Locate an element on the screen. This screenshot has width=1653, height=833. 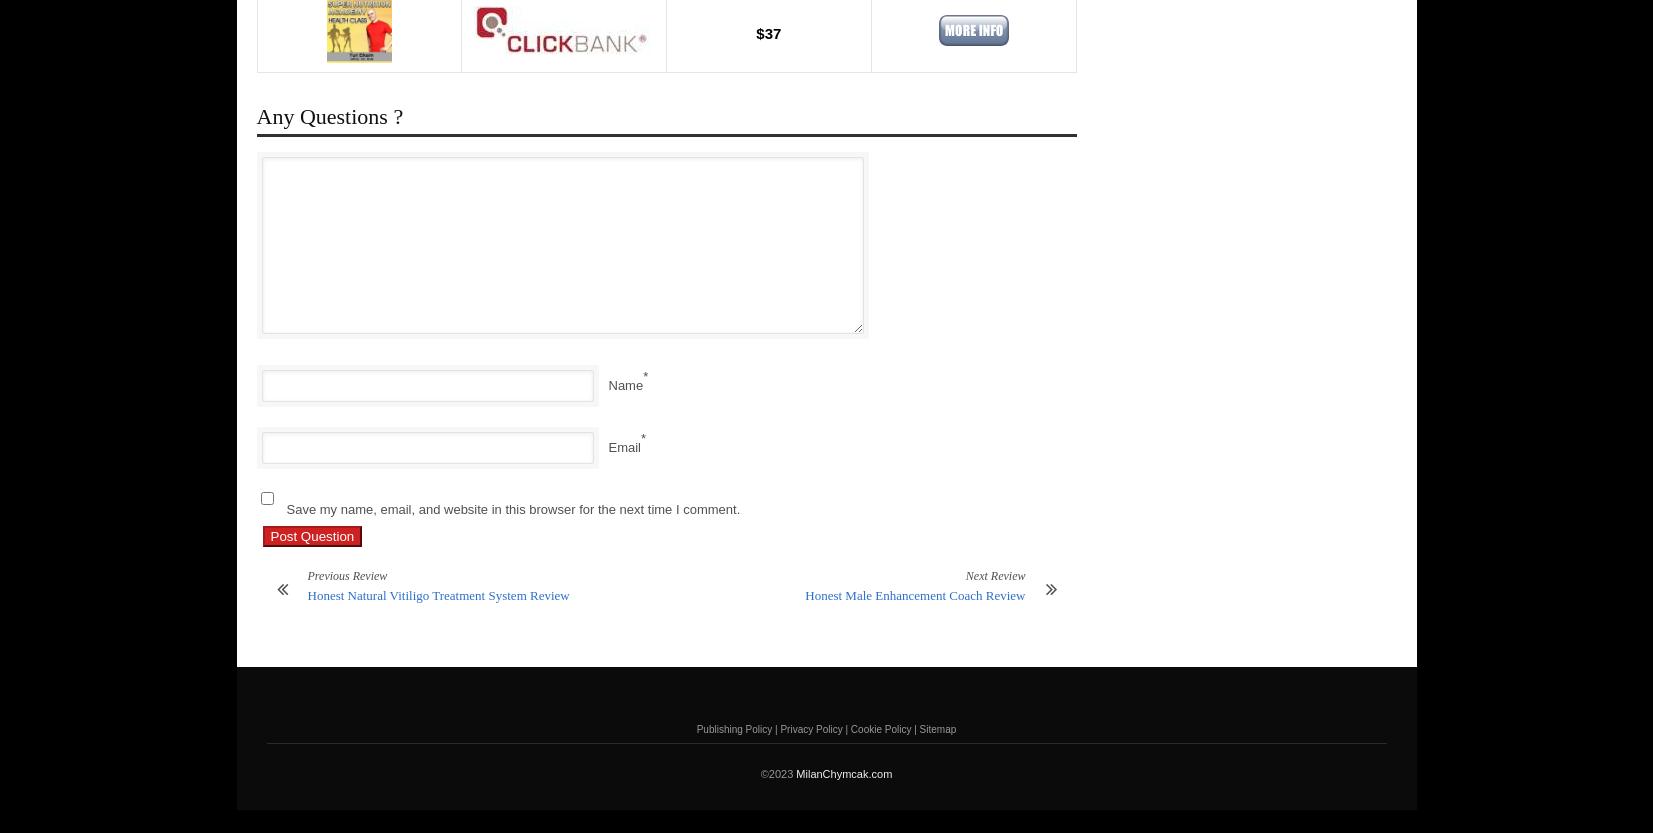
'Name' is located at coordinates (624, 385).